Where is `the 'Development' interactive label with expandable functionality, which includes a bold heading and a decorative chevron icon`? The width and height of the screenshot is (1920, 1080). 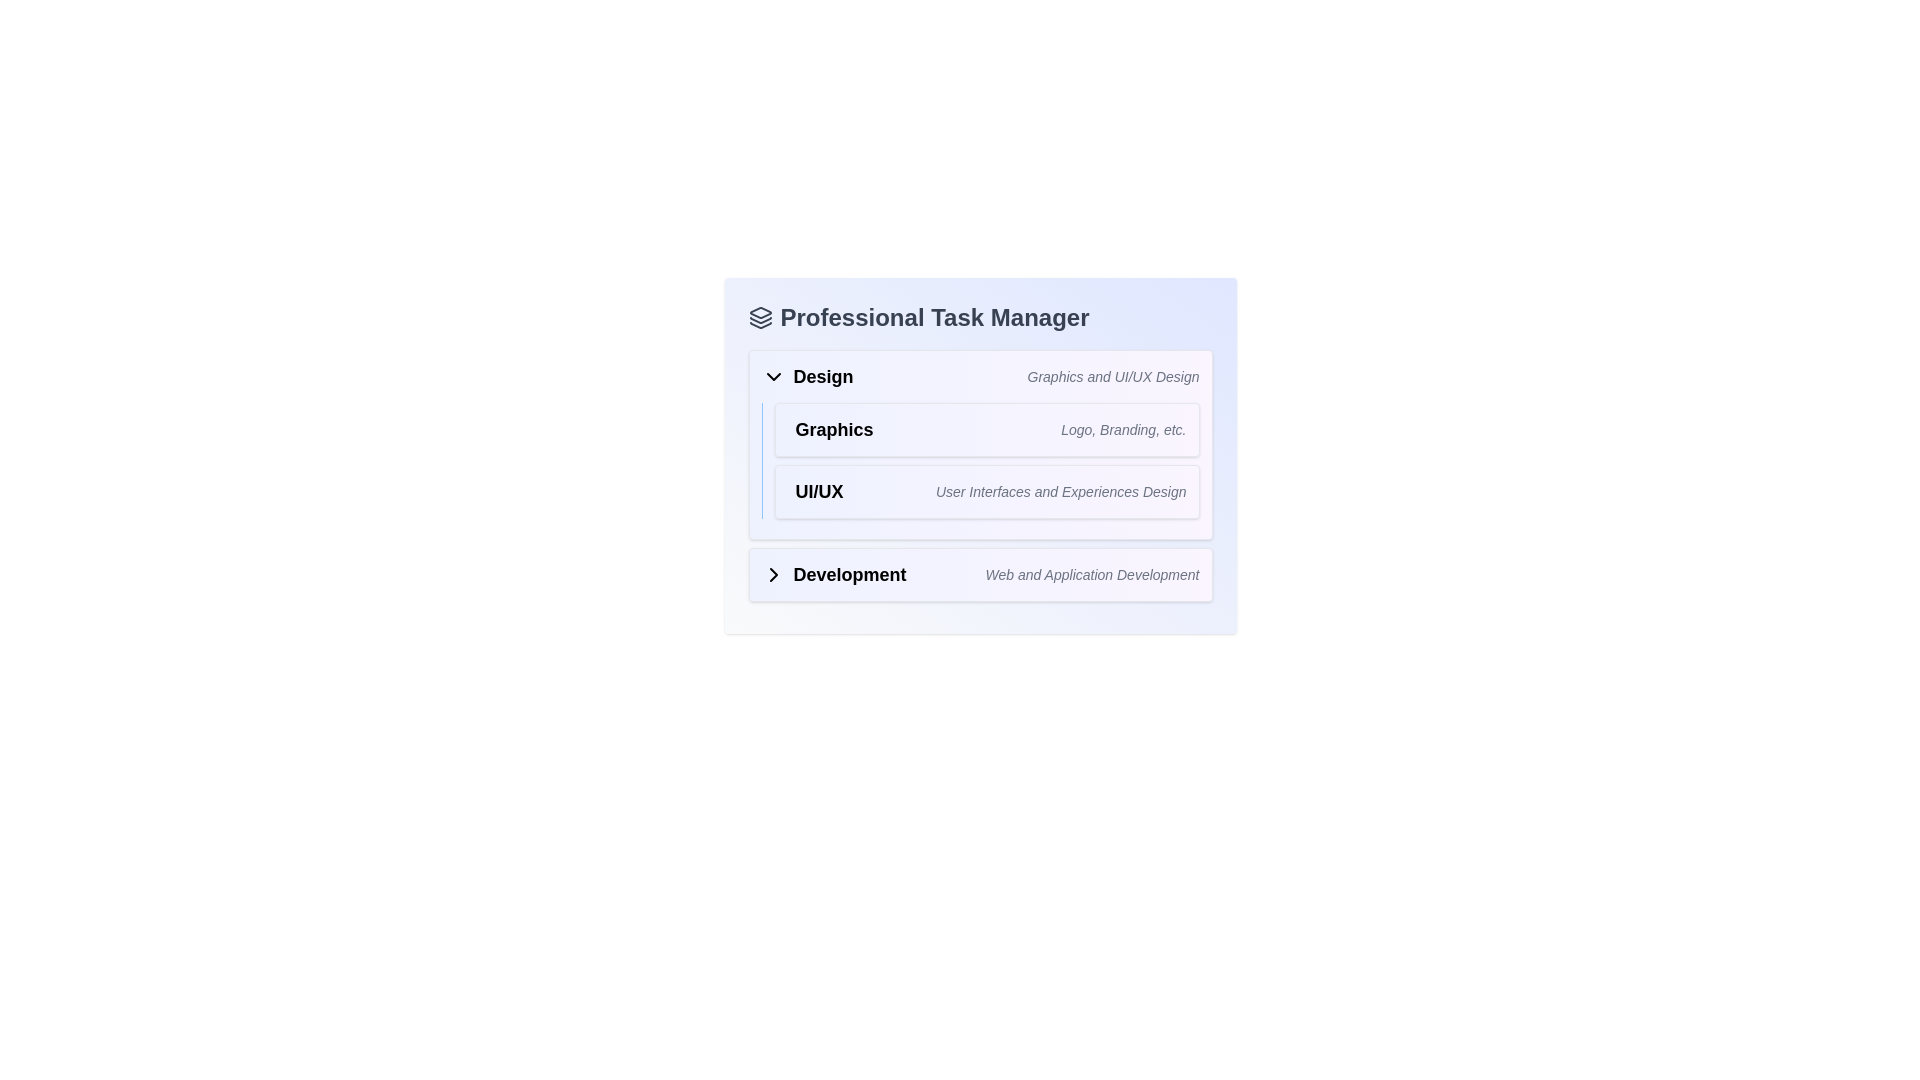 the 'Development' interactive label with expandable functionality, which includes a bold heading and a decorative chevron icon is located at coordinates (980, 574).